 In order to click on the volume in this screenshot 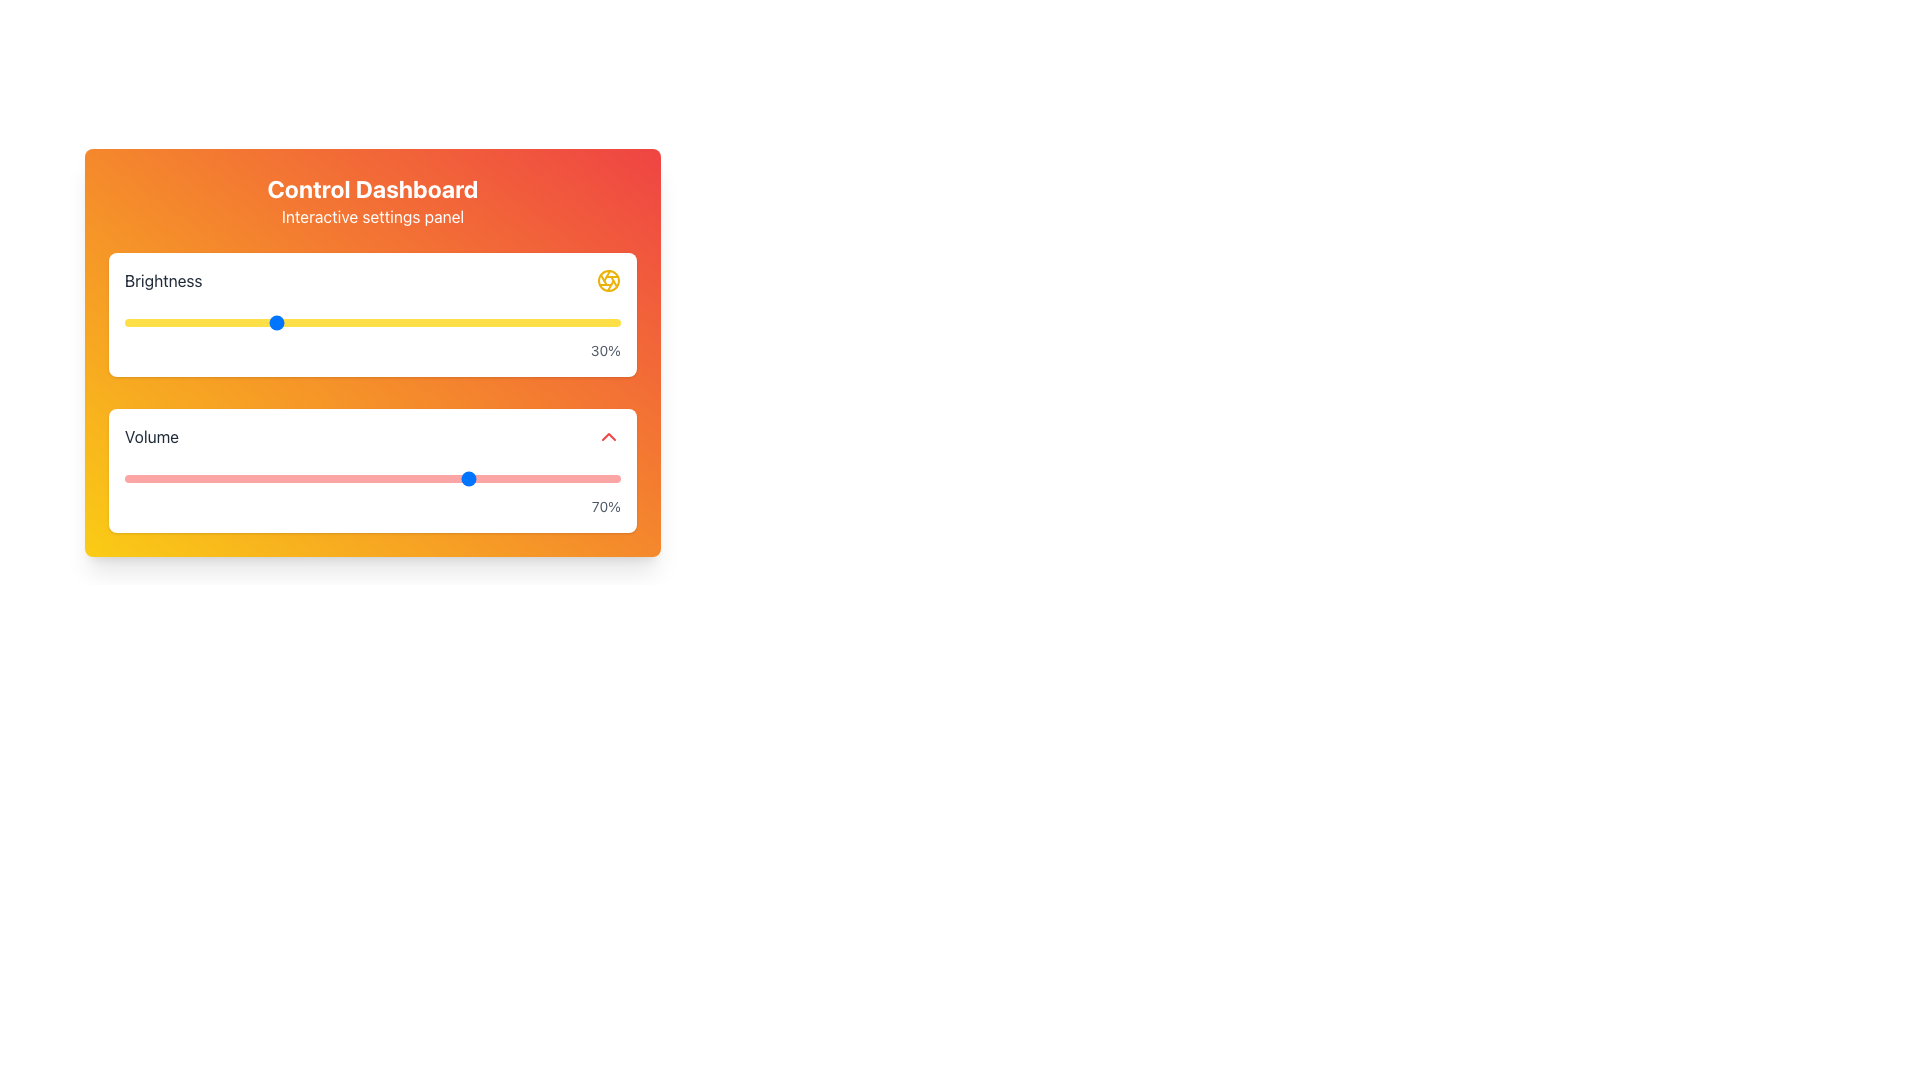, I will do `click(189, 478)`.